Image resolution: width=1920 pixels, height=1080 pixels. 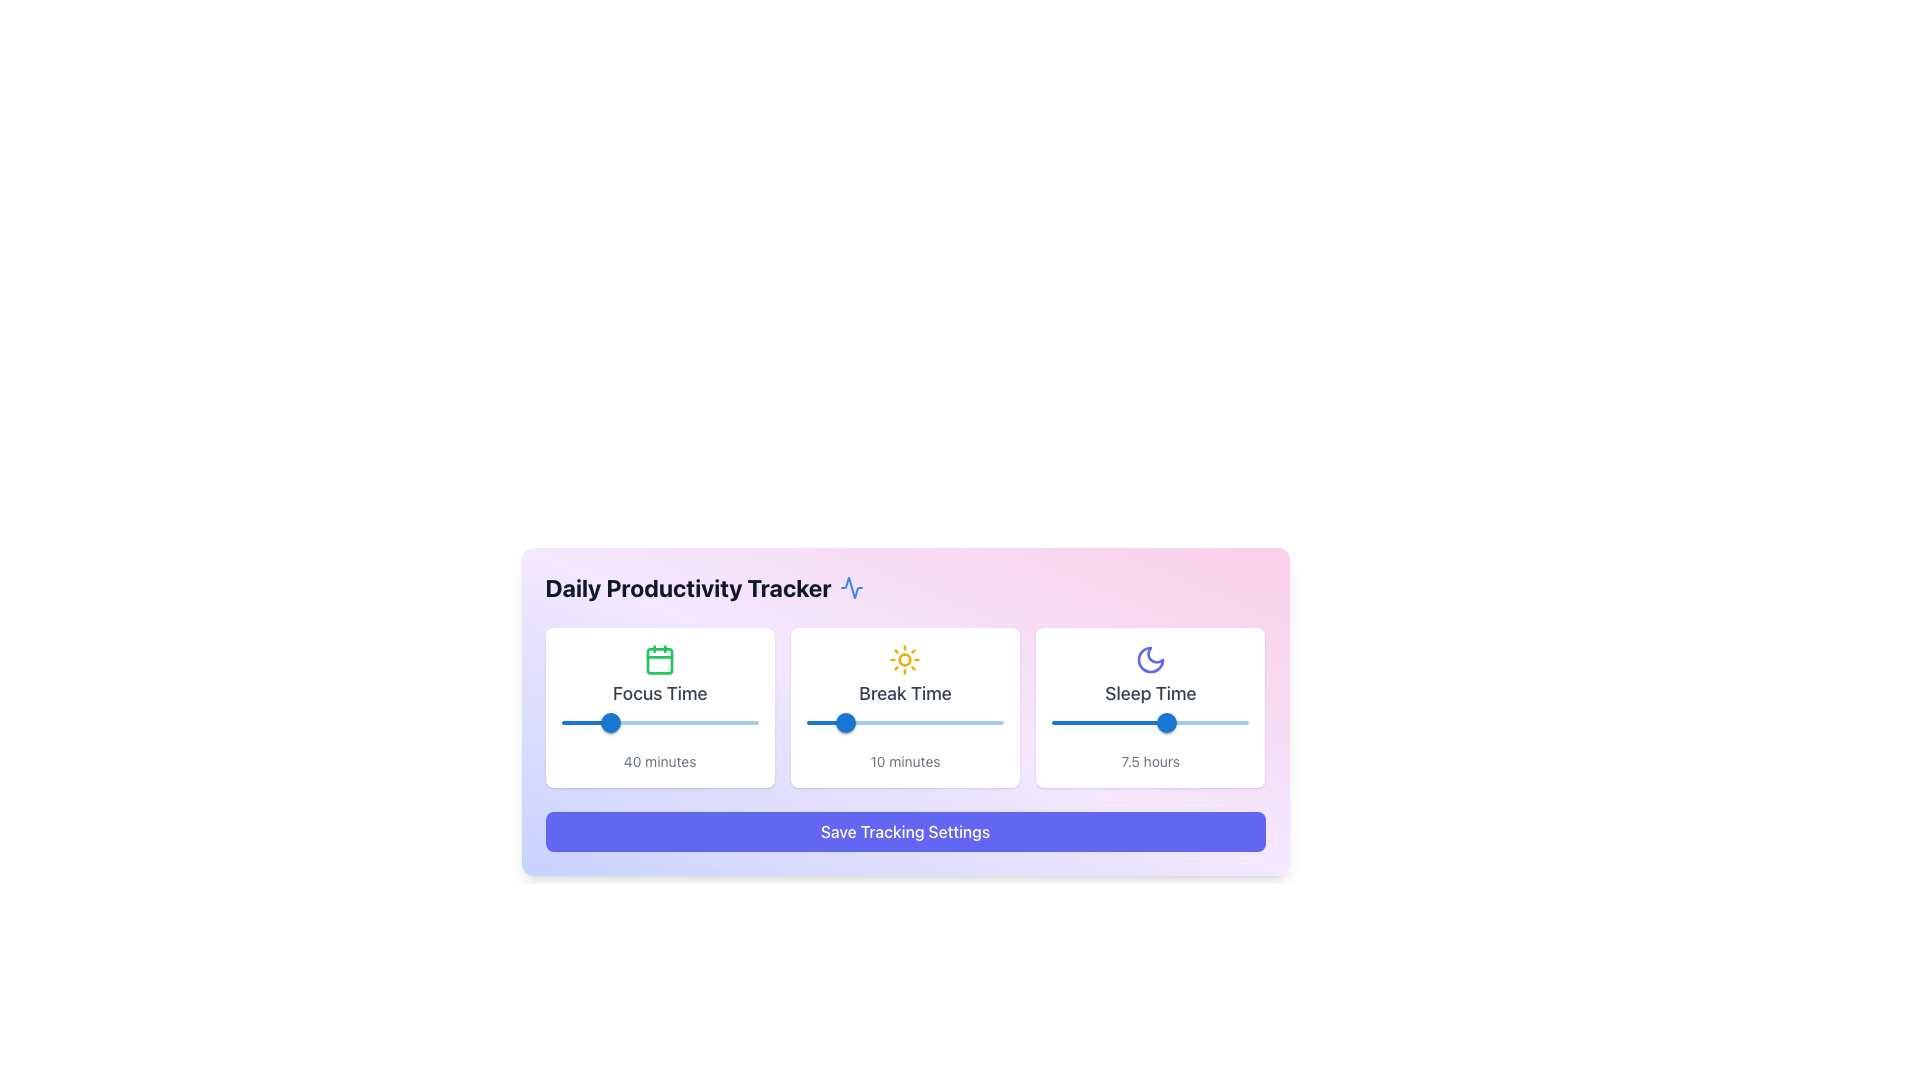 I want to click on break time, so click(x=968, y=722).